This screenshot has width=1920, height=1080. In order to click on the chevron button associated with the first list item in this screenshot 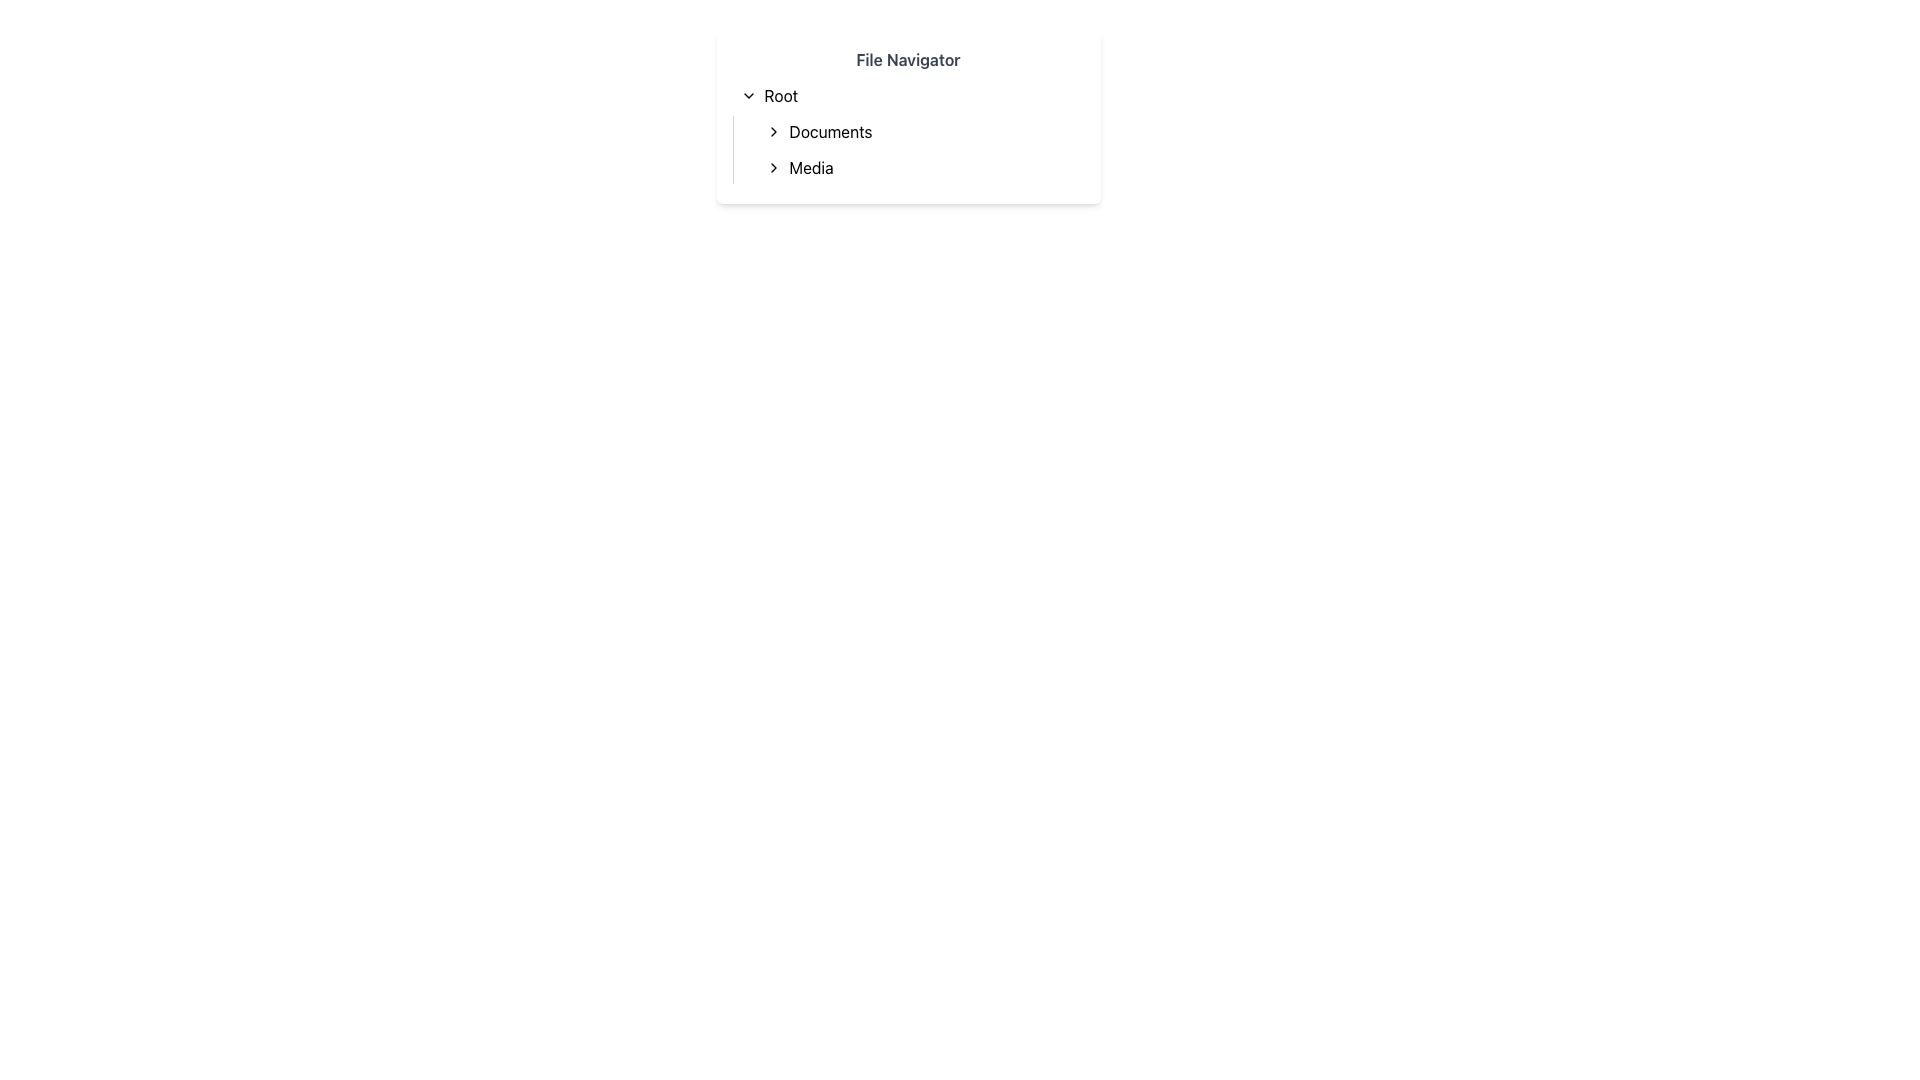, I will do `click(920, 131)`.